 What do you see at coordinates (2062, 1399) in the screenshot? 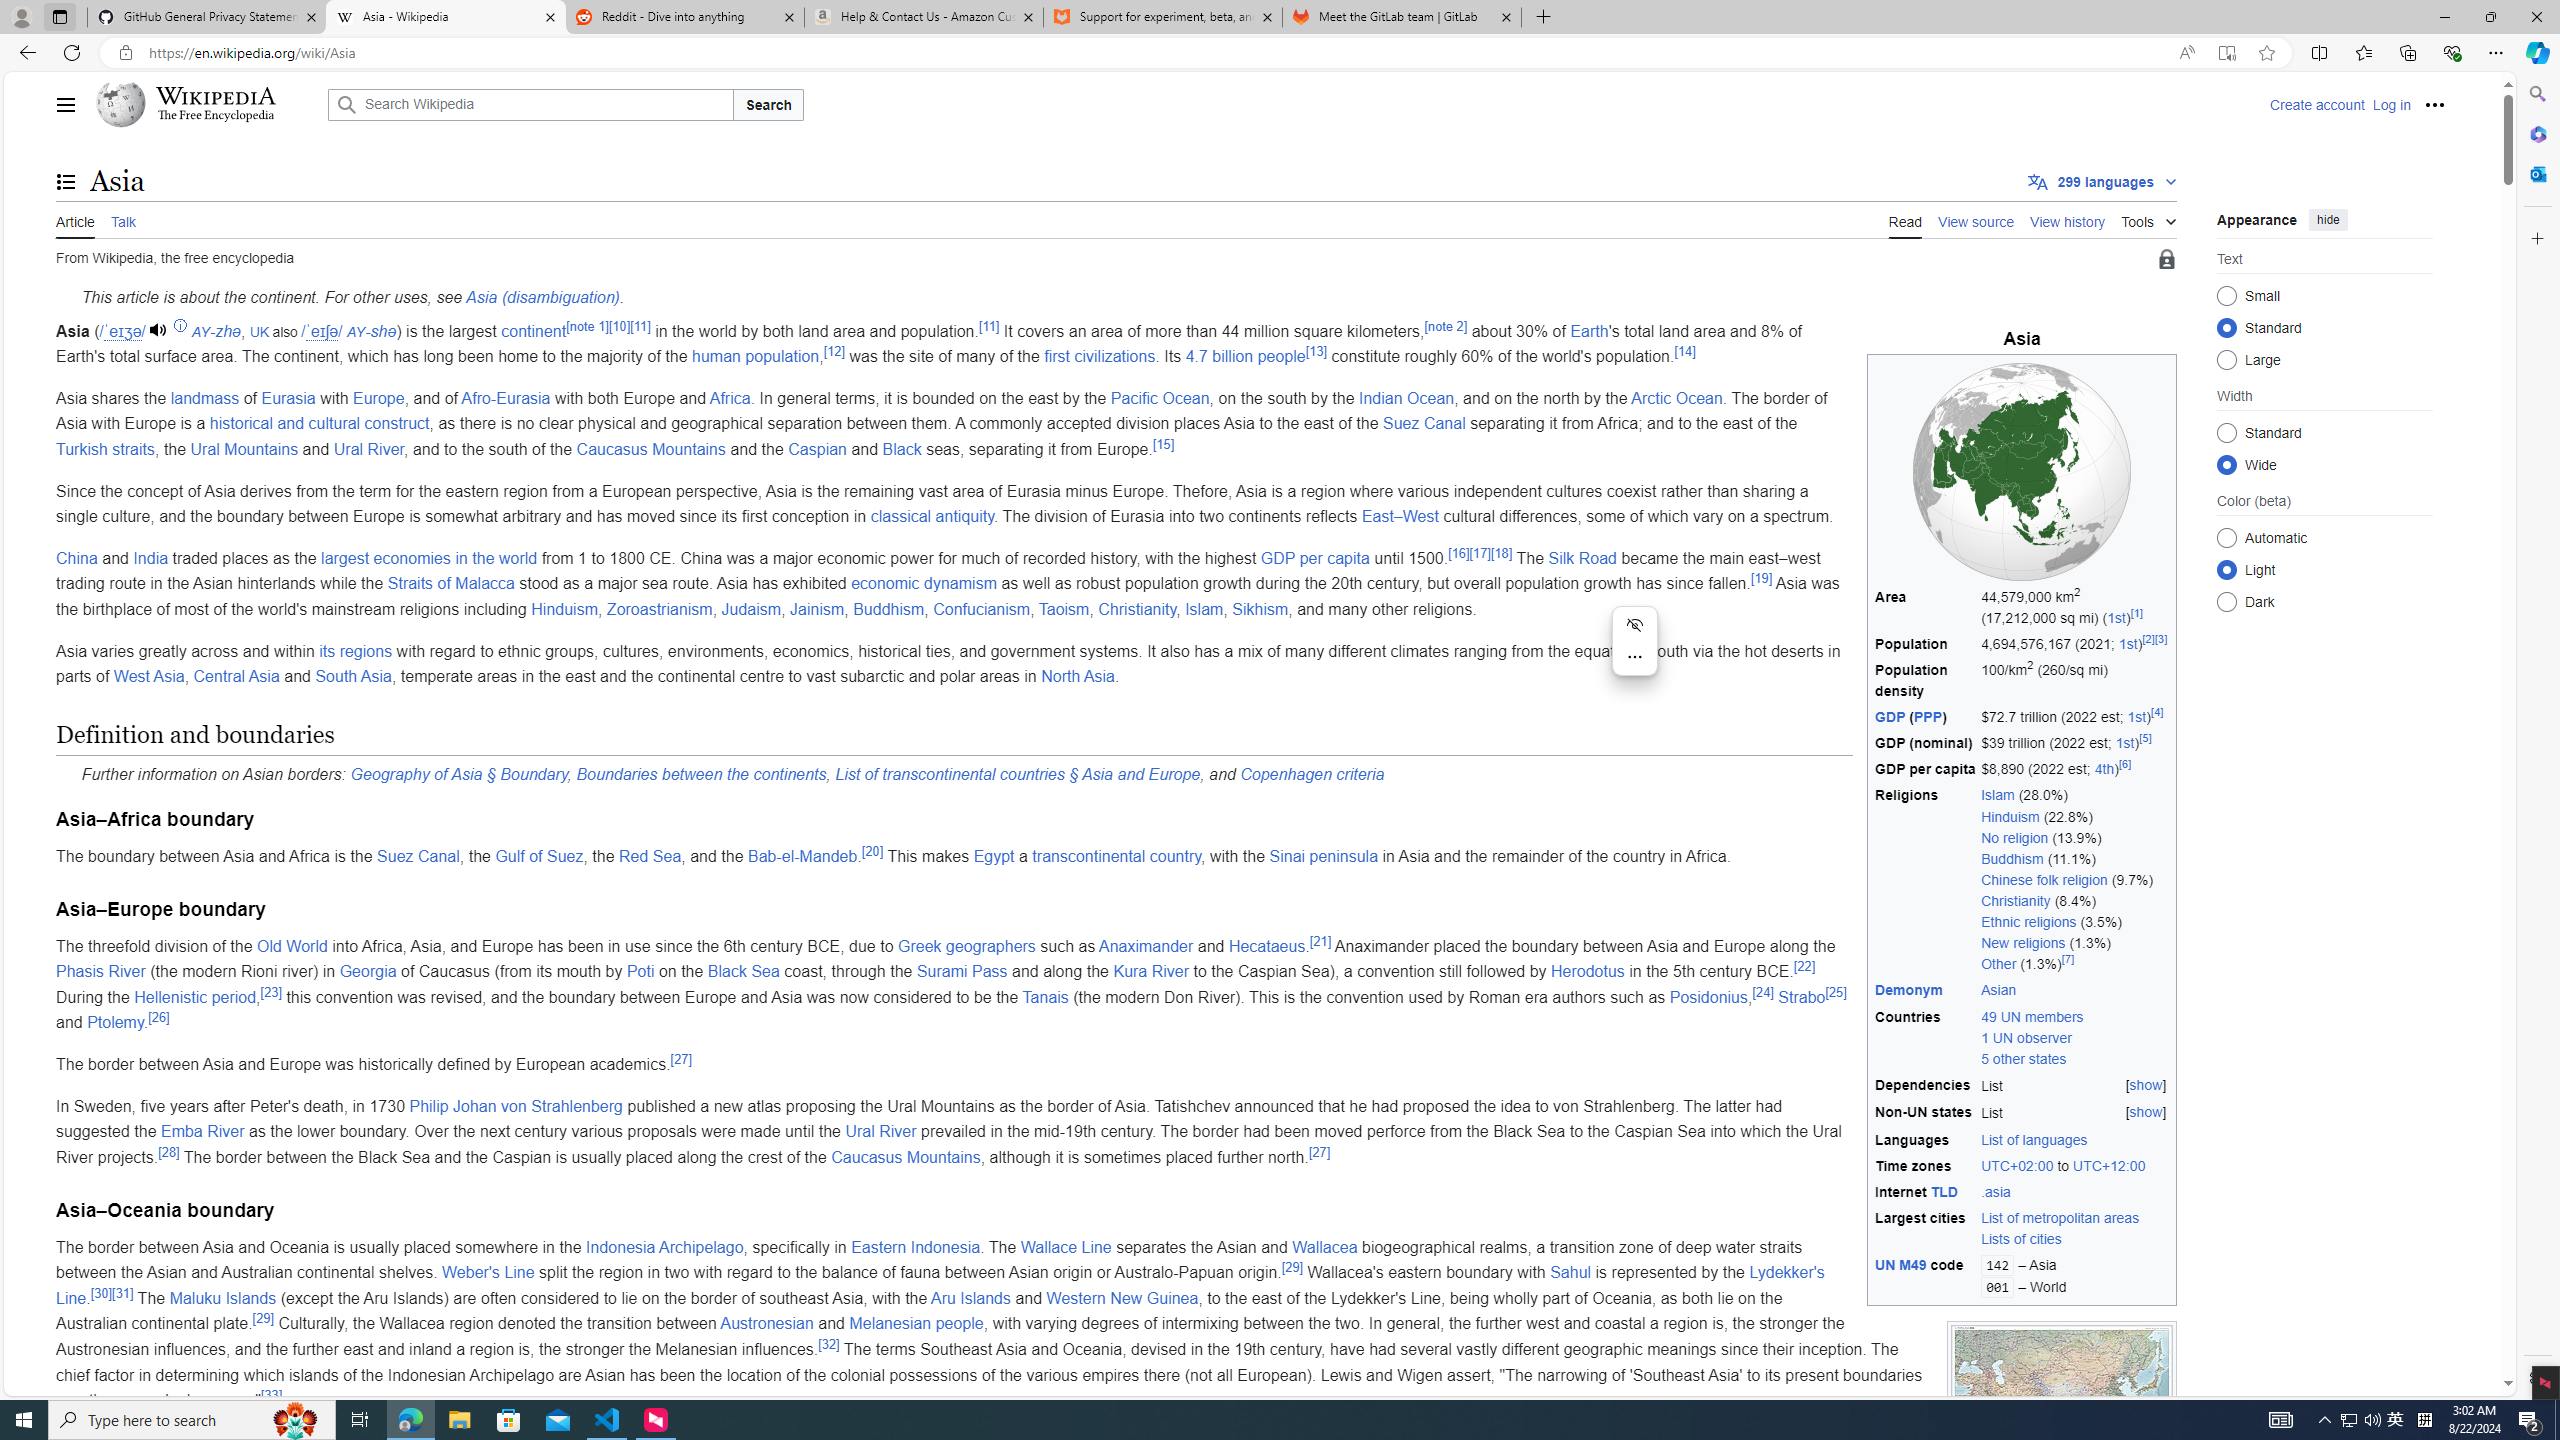
I see `'Class: mw-file-element'` at bounding box center [2062, 1399].